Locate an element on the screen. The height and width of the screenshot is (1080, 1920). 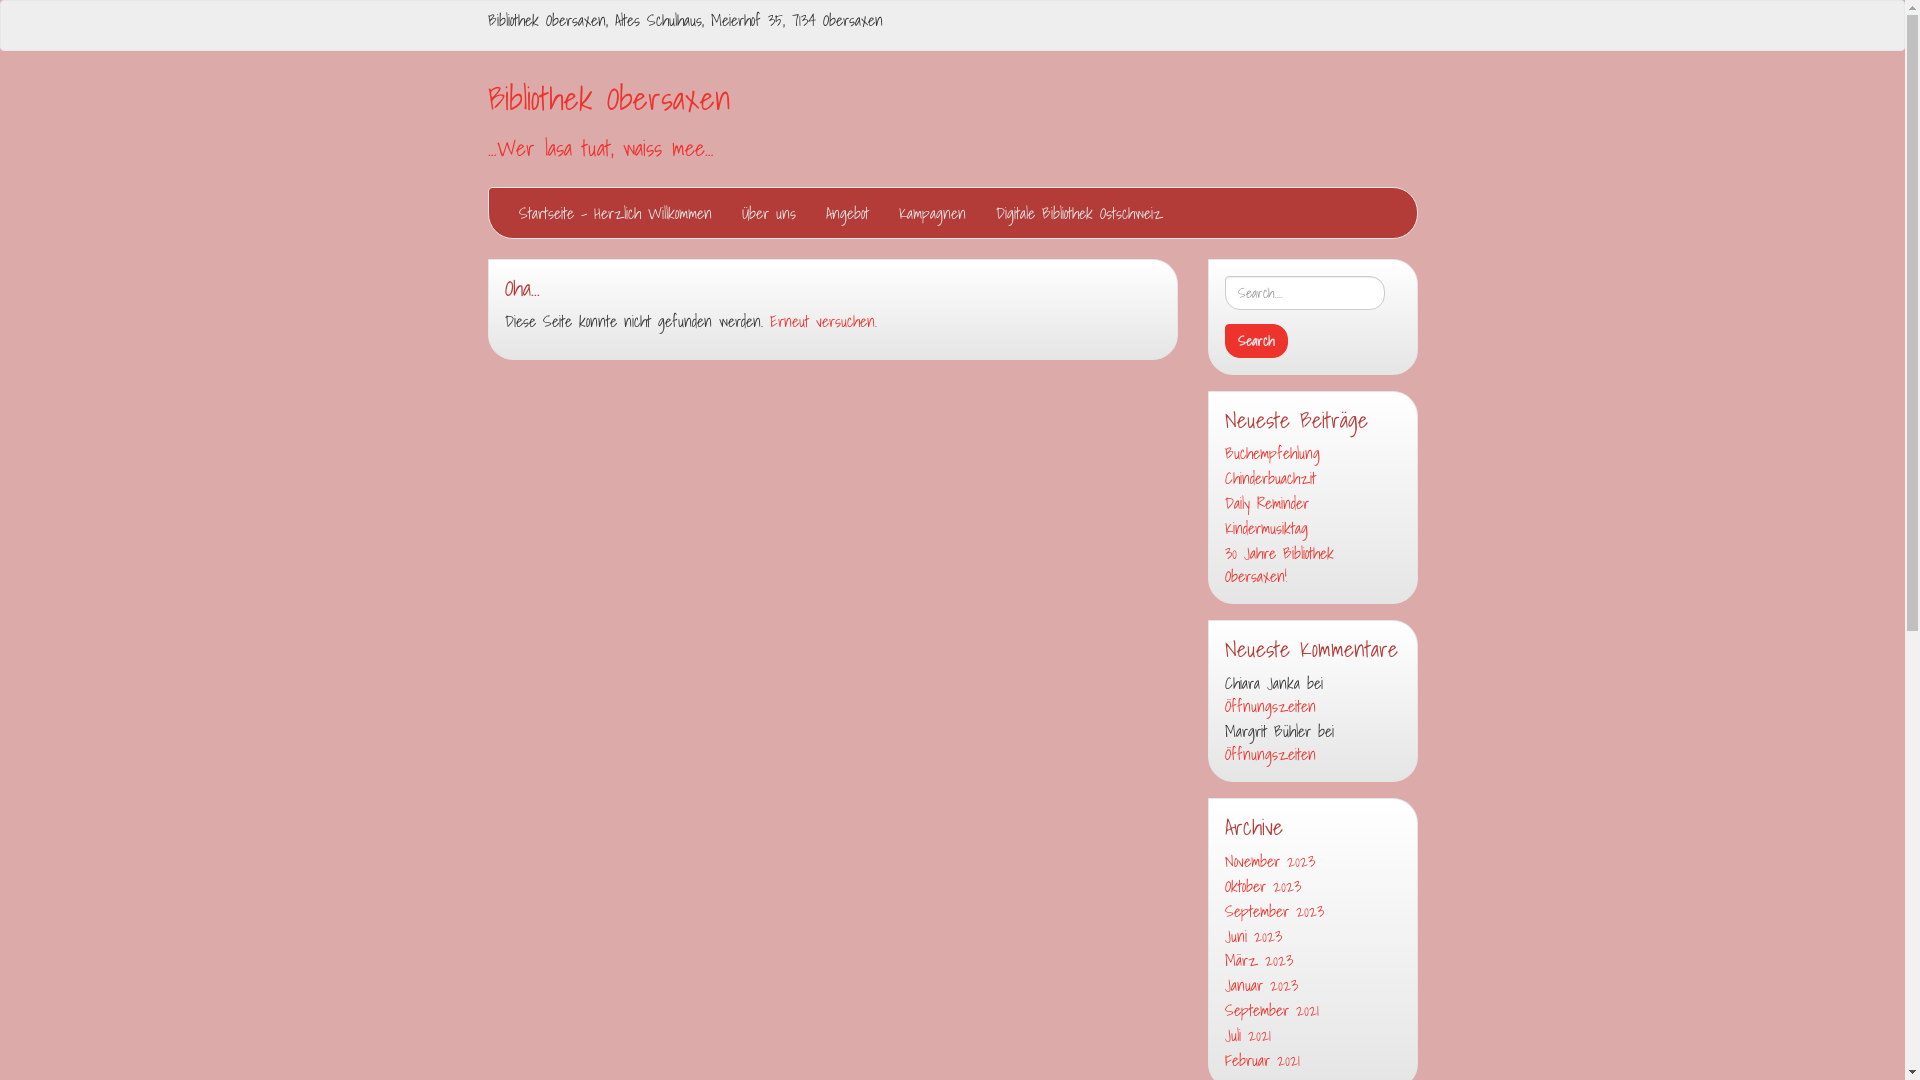
'Kindermusiktag' is located at coordinates (1311, 527).